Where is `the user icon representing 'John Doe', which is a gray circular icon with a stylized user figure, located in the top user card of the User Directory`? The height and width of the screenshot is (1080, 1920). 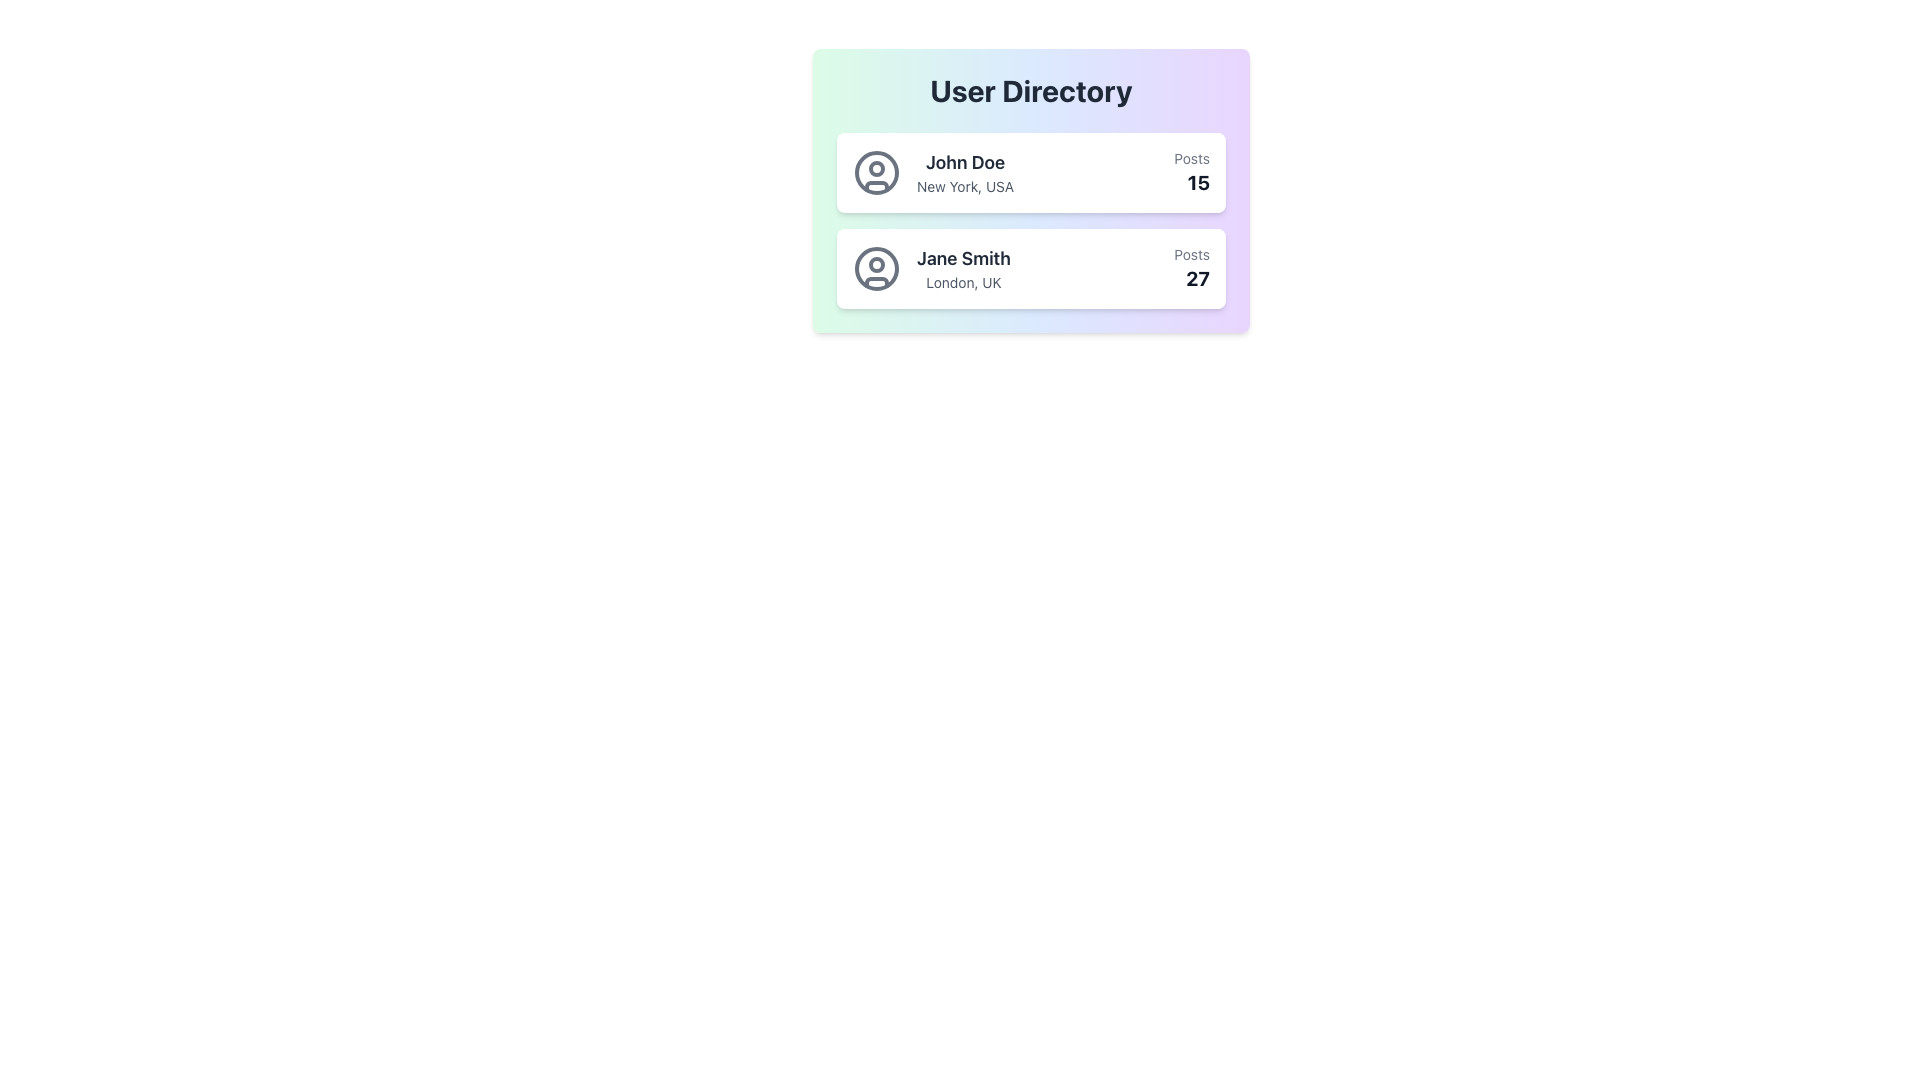 the user icon representing 'John Doe', which is a gray circular icon with a stylized user figure, located in the top user card of the User Directory is located at coordinates (877, 172).